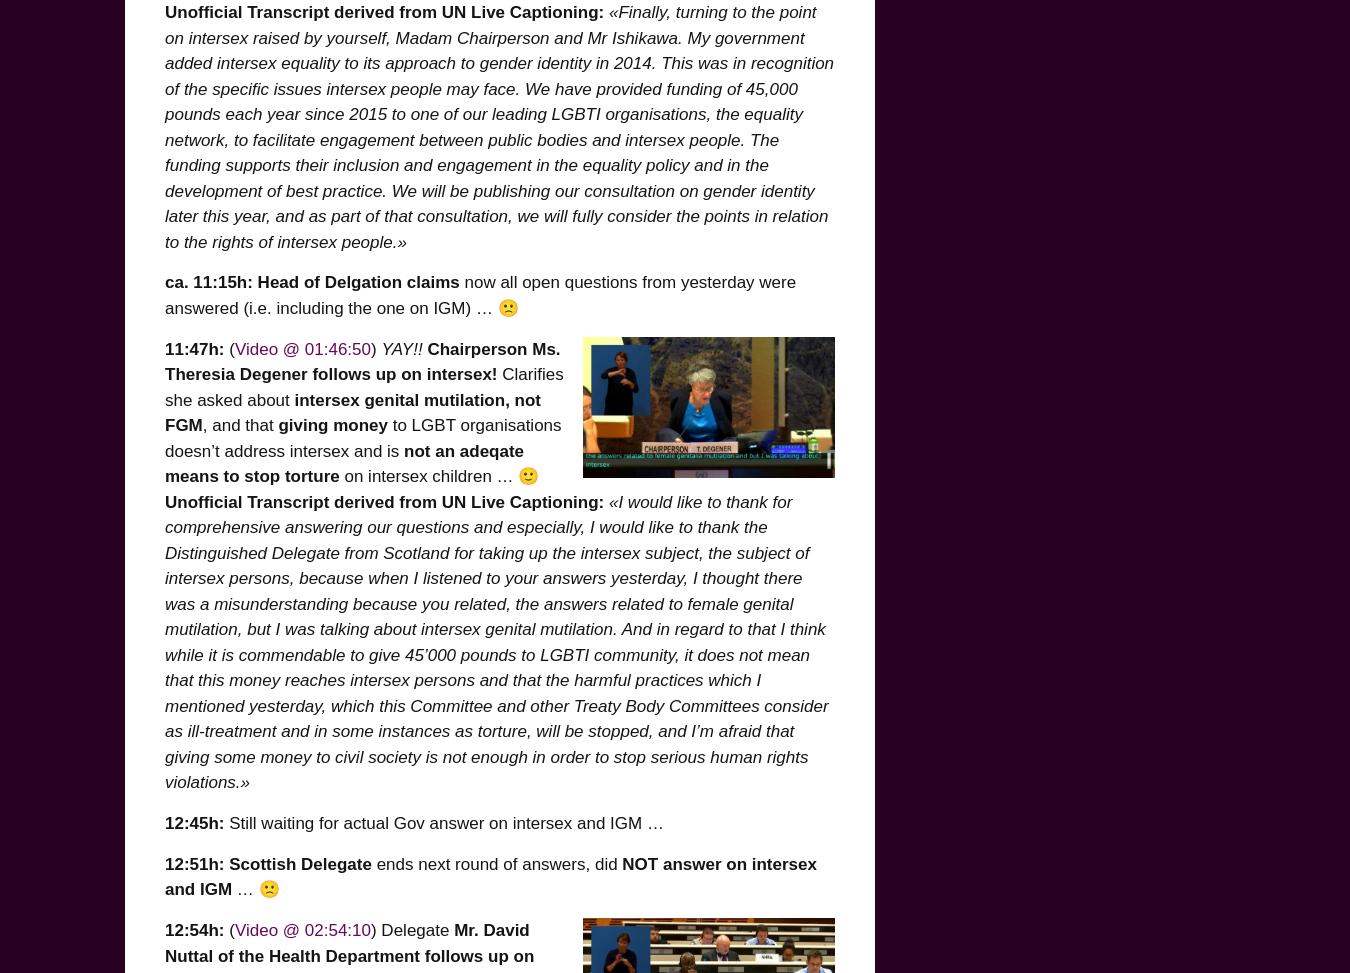  I want to click on 'ends next round of answers, did', so click(495, 863).